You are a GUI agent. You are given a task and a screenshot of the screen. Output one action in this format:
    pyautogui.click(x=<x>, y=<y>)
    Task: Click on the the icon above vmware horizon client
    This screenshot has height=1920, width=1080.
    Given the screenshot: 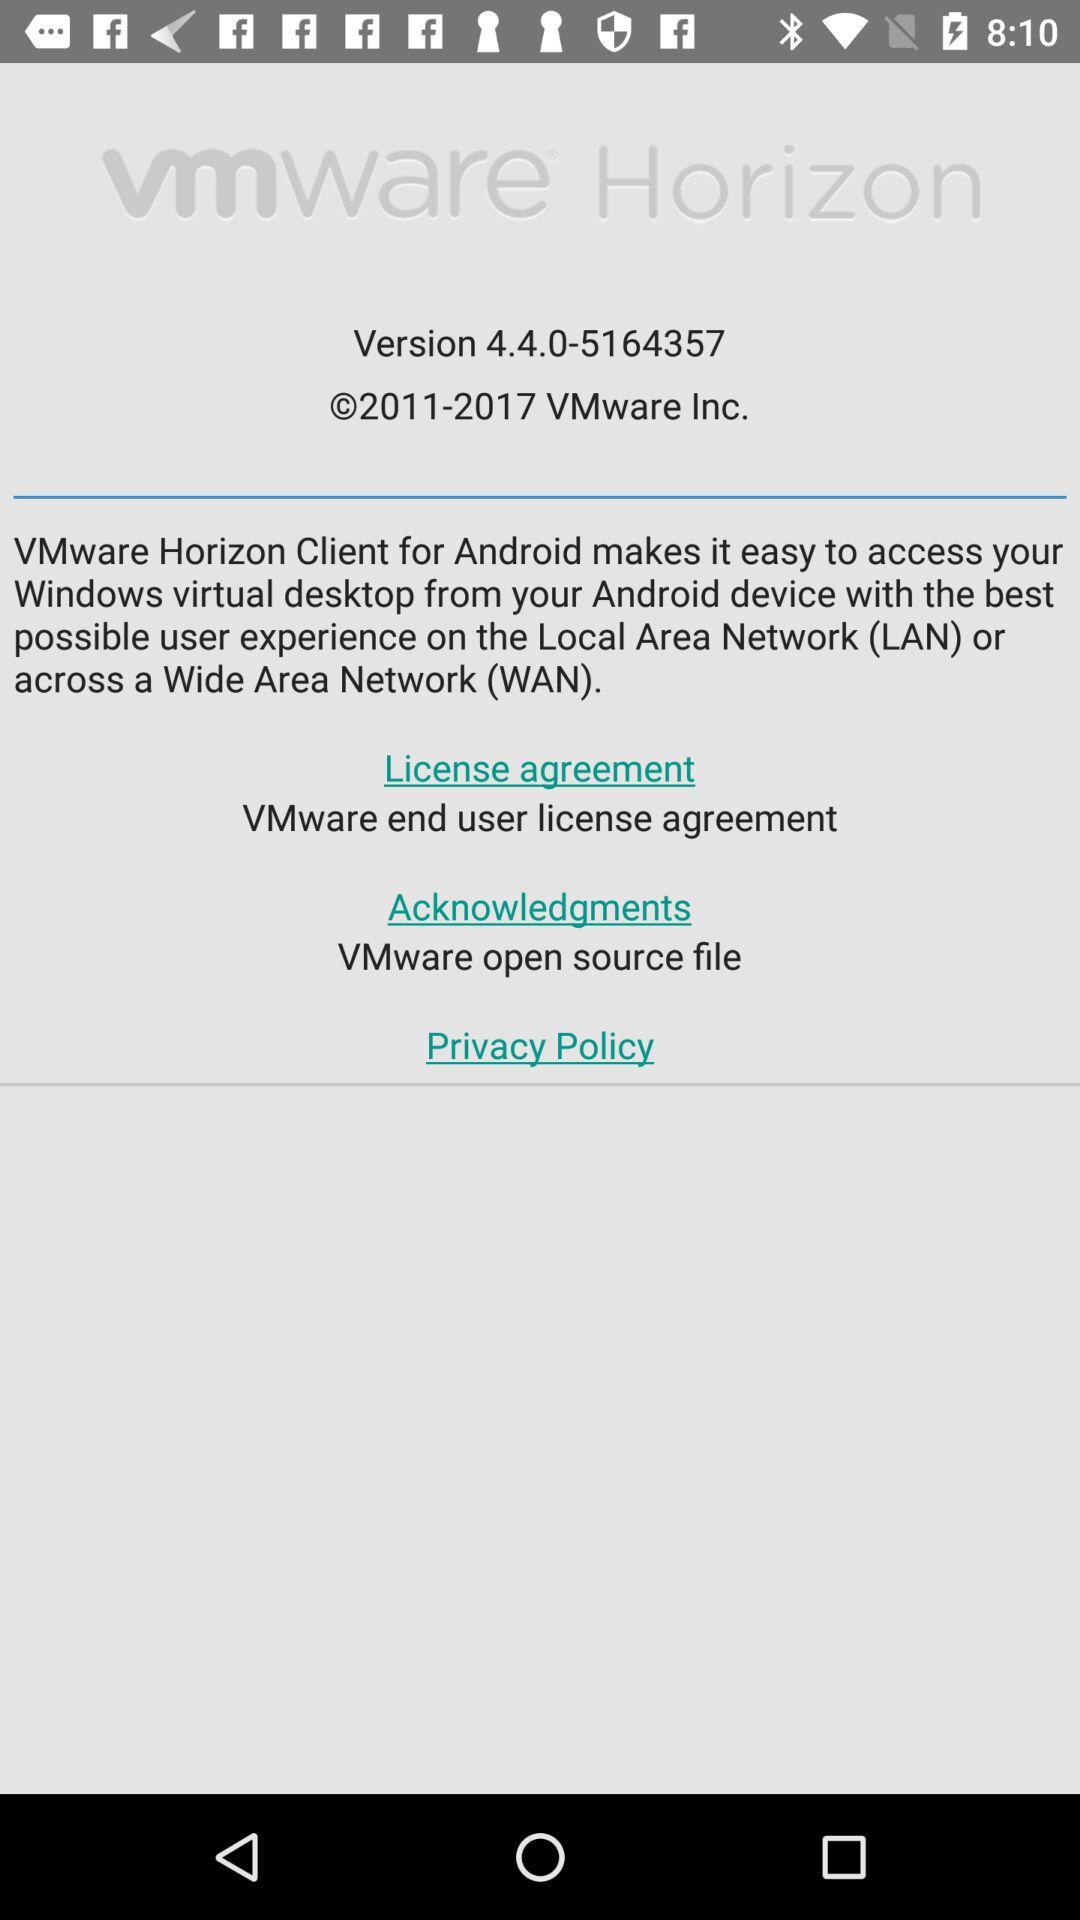 What is the action you would take?
    pyautogui.click(x=540, y=497)
    